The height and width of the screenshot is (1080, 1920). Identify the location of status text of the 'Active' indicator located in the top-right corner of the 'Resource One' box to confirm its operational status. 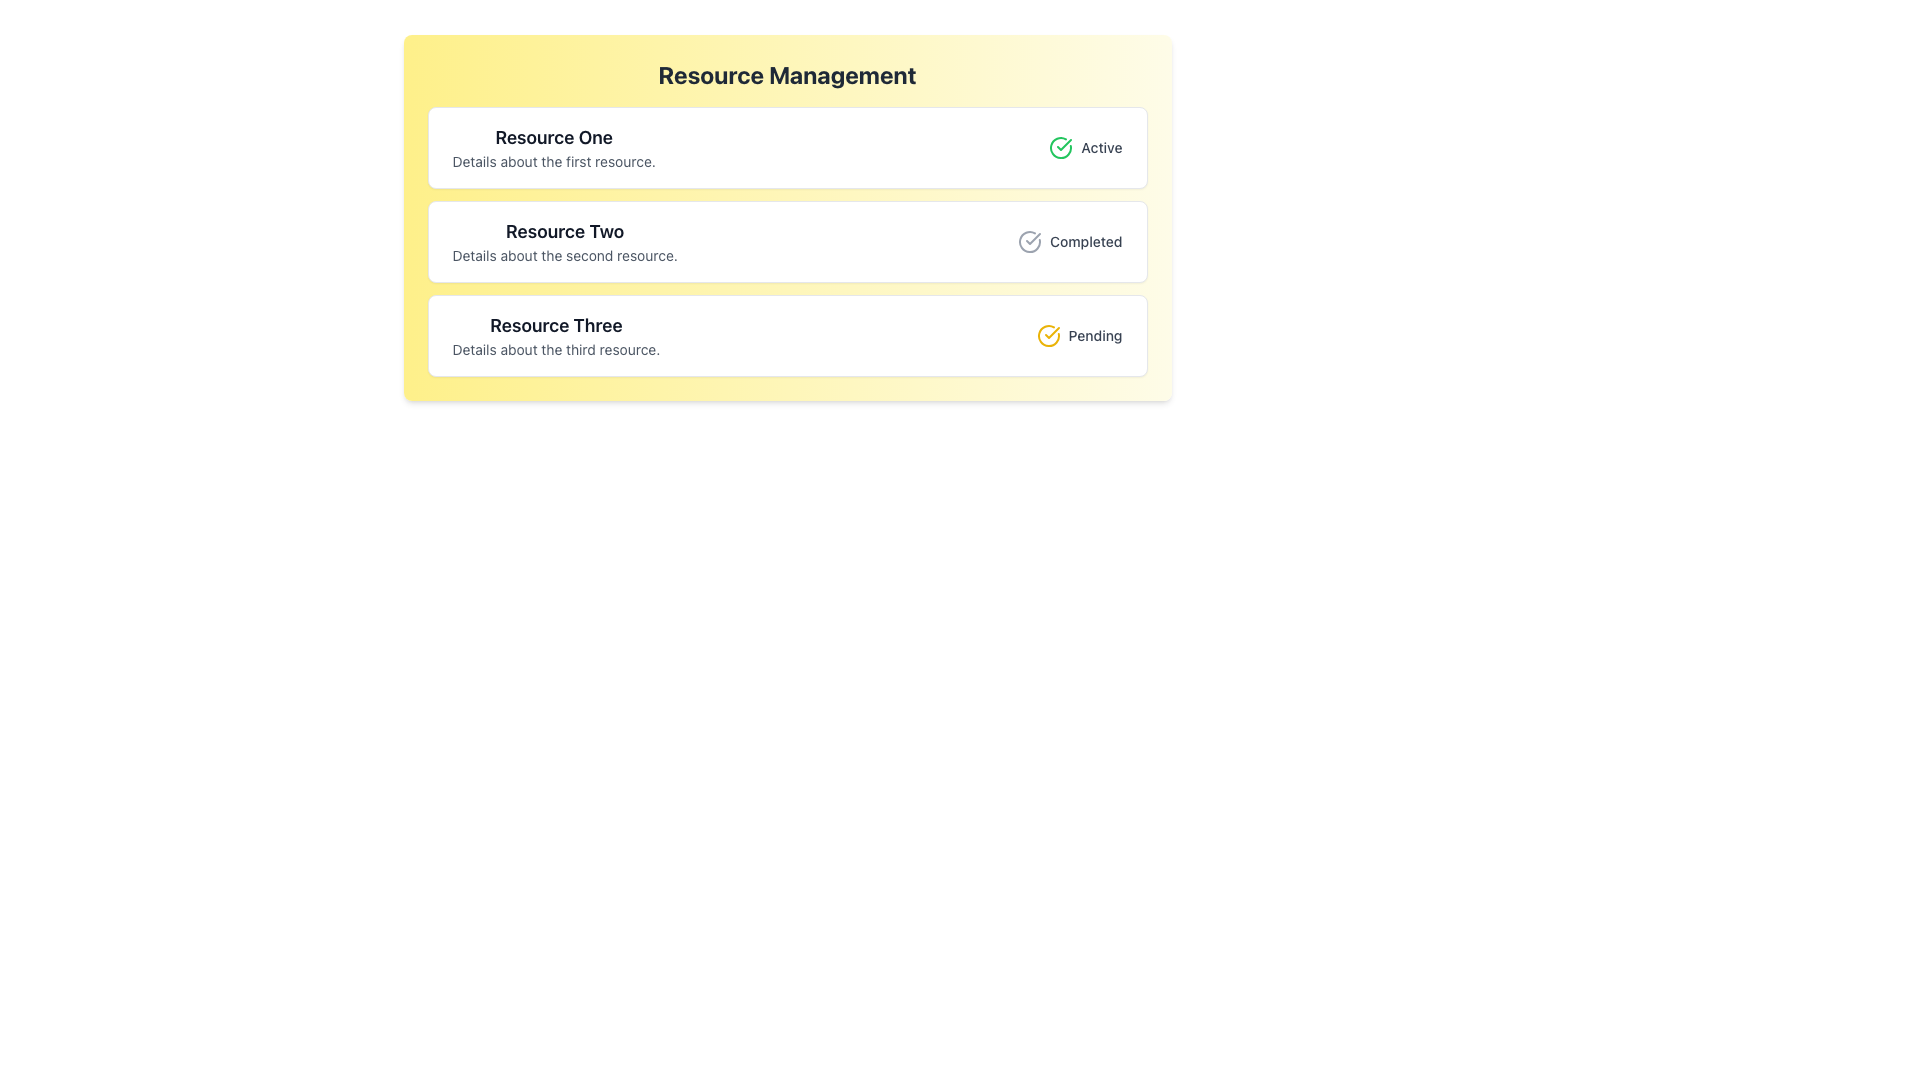
(1084, 146).